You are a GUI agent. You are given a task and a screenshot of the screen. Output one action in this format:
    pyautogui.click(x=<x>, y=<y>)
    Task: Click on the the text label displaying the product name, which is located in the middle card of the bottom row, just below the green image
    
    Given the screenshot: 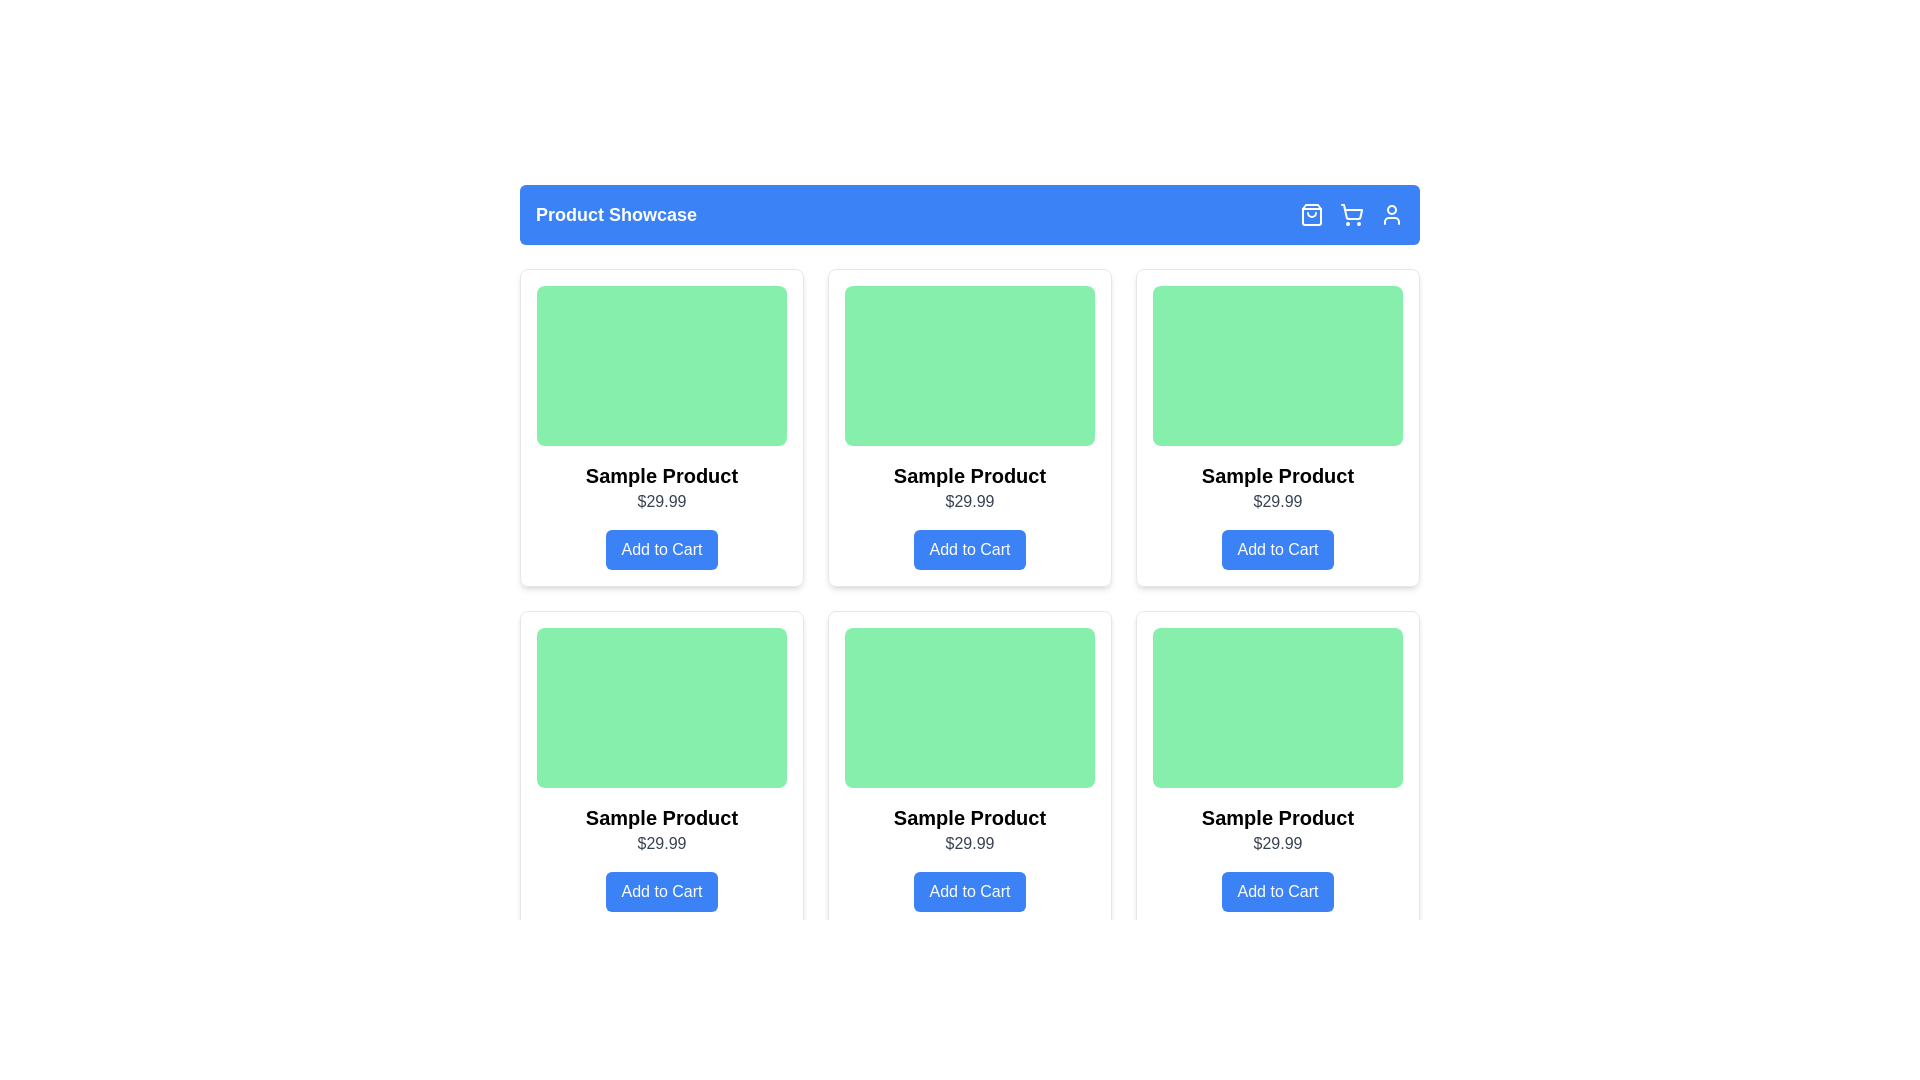 What is the action you would take?
    pyautogui.click(x=969, y=817)
    